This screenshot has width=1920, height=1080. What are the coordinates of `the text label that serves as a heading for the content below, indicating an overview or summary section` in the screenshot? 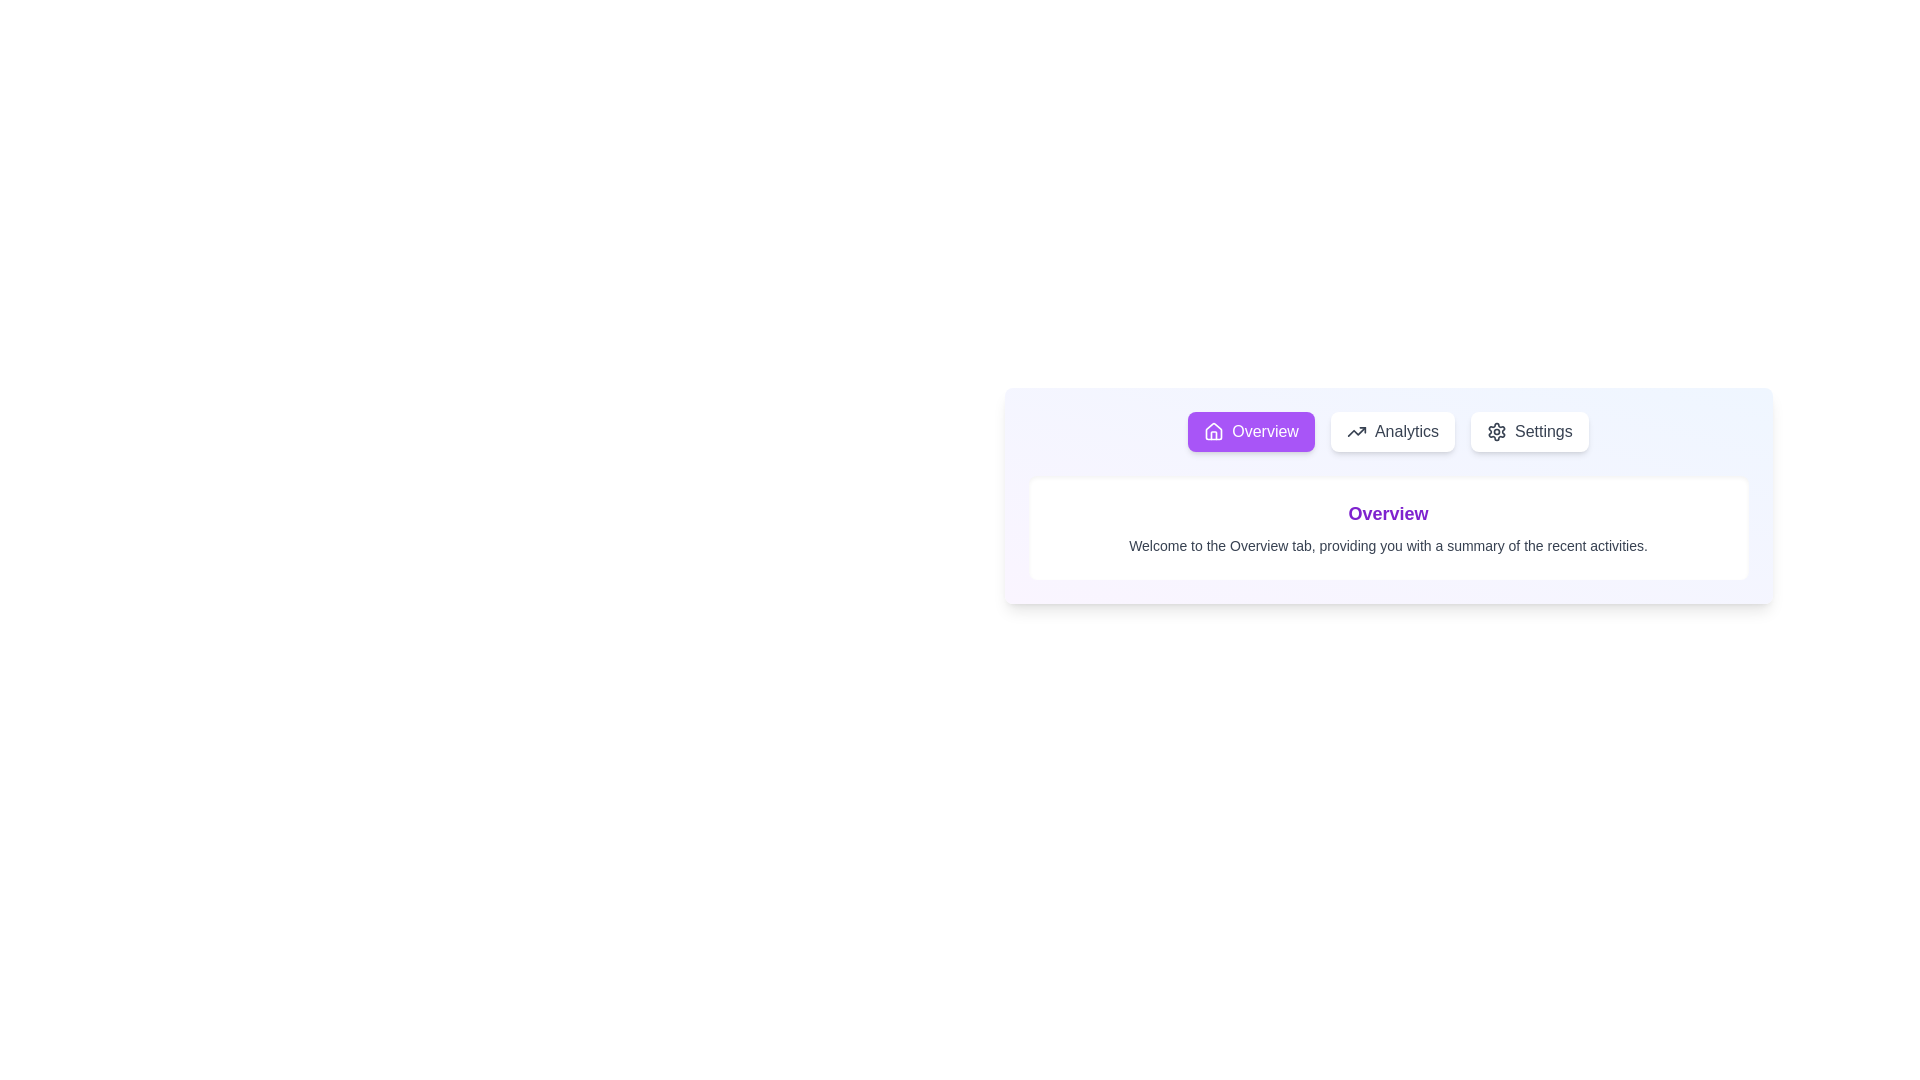 It's located at (1387, 512).